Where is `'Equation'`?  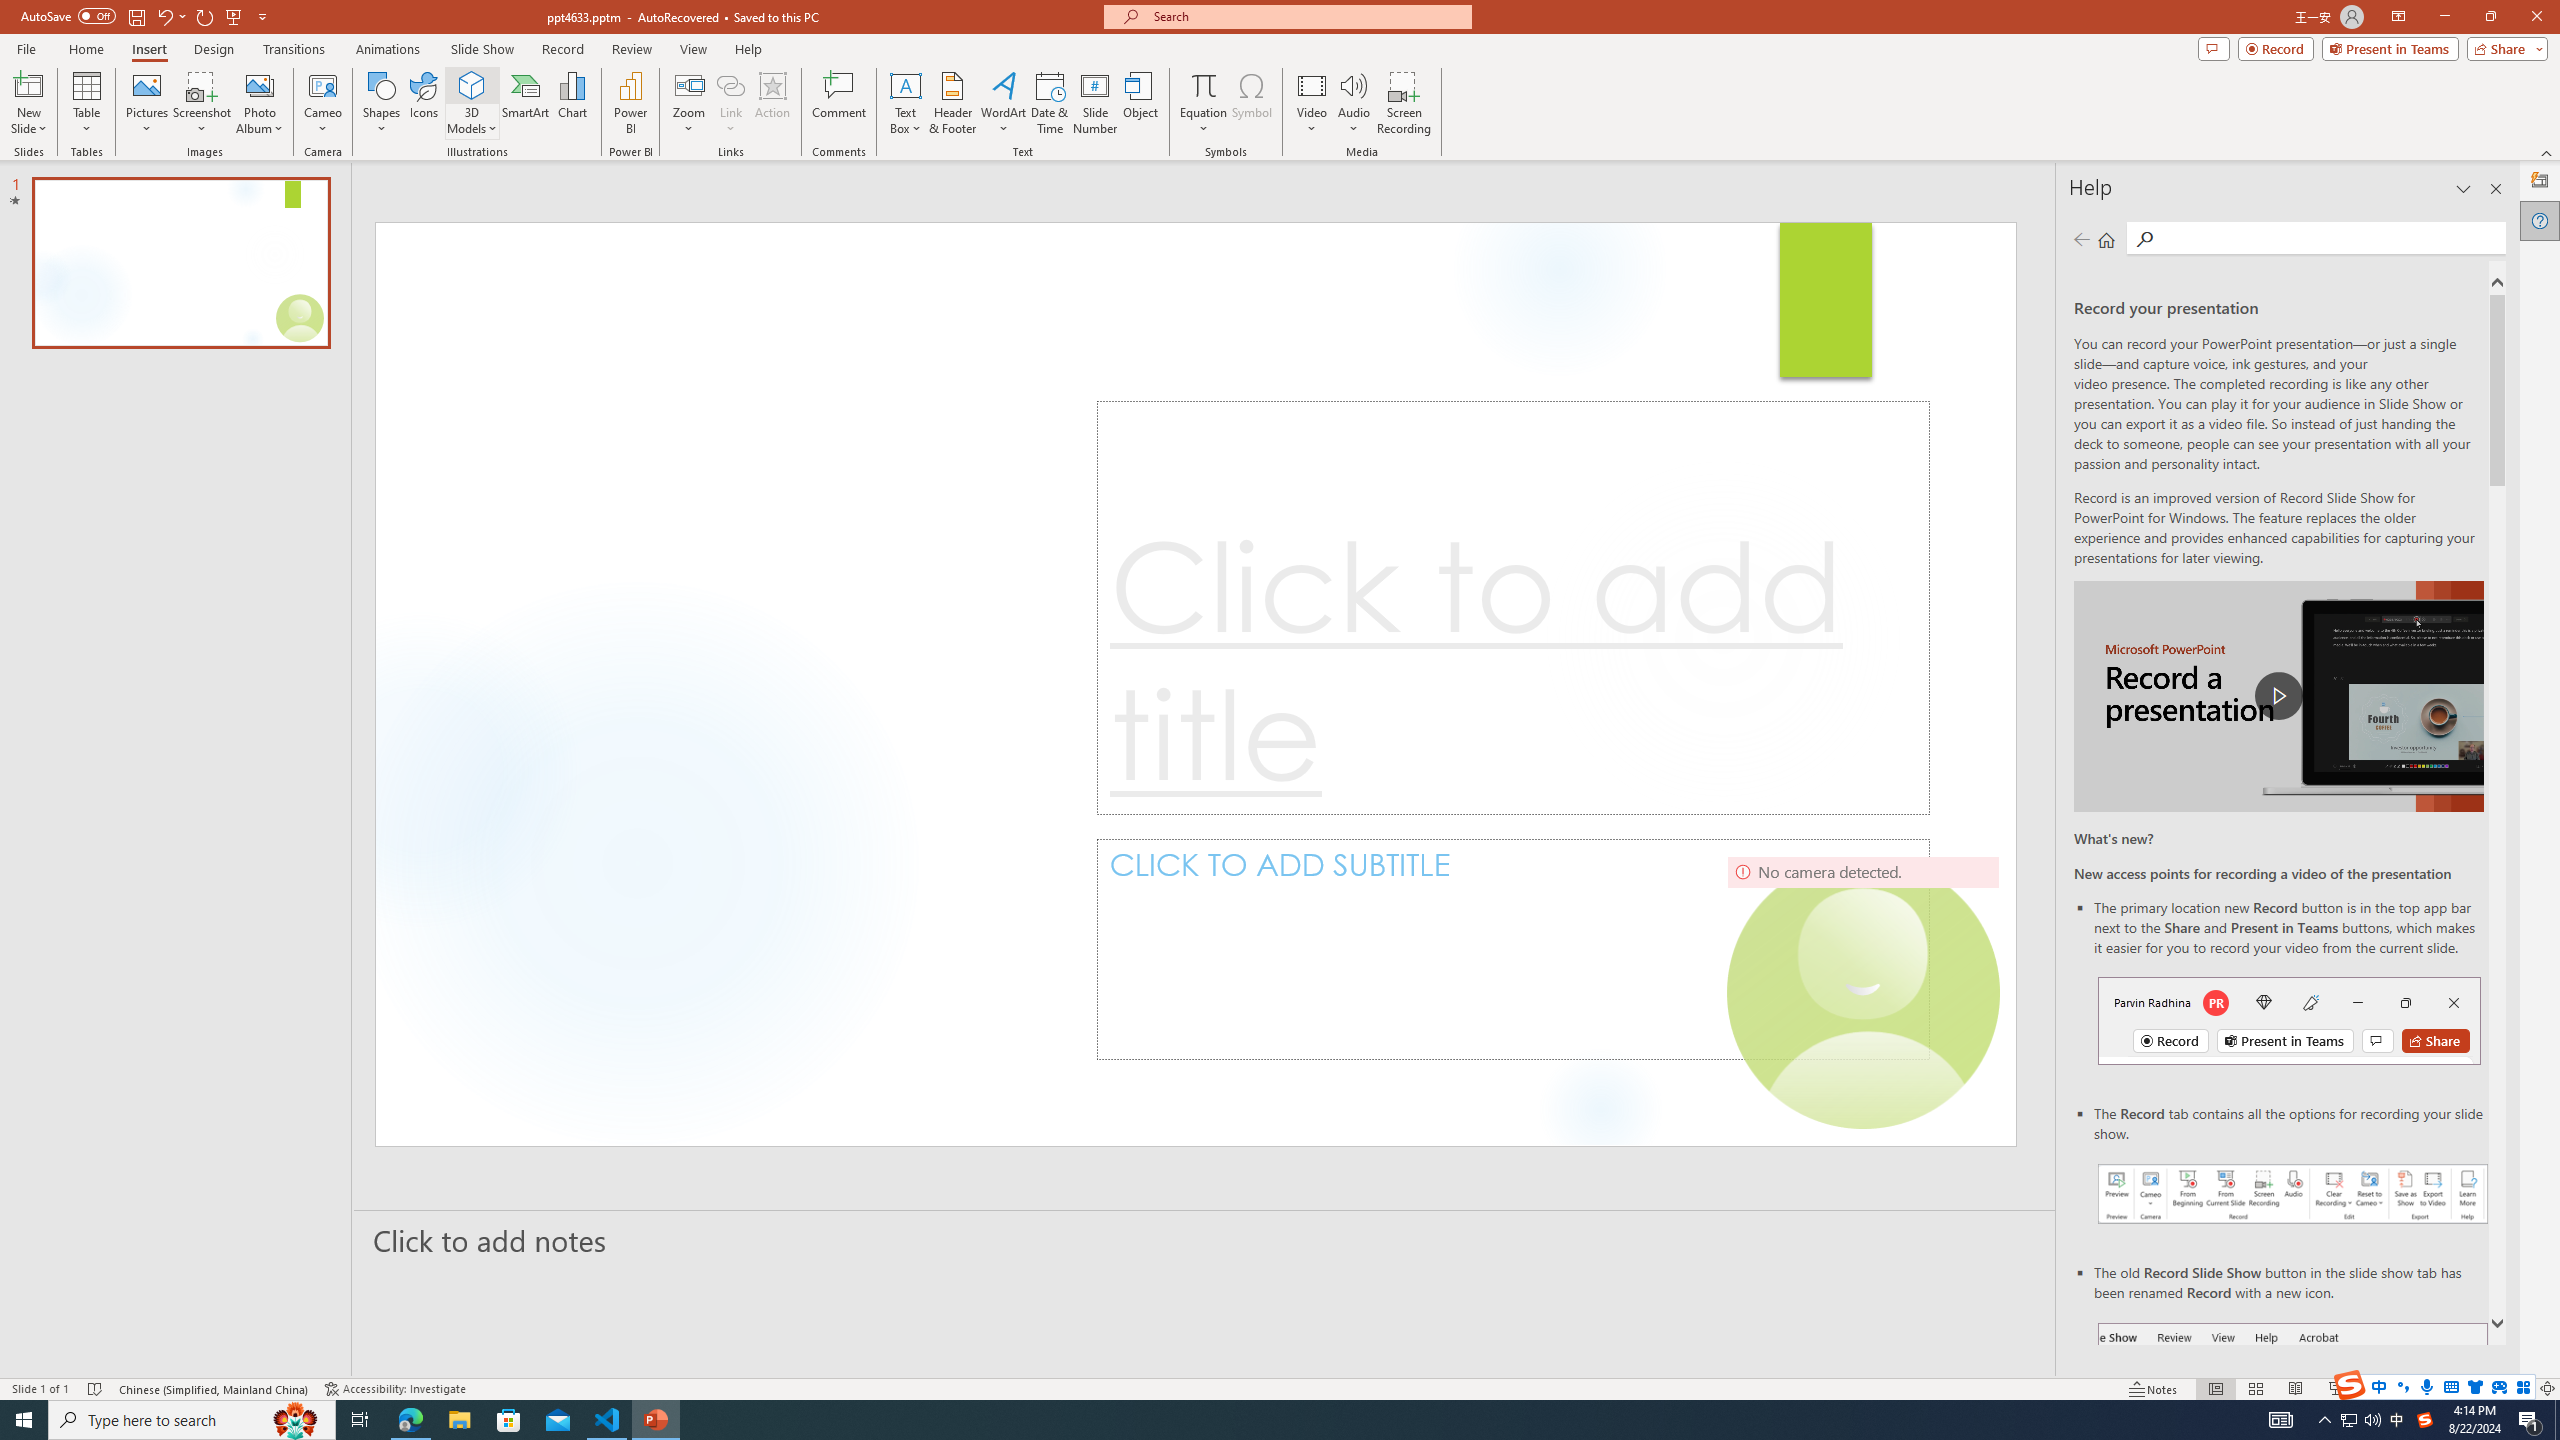 'Equation' is located at coordinates (1202, 103).